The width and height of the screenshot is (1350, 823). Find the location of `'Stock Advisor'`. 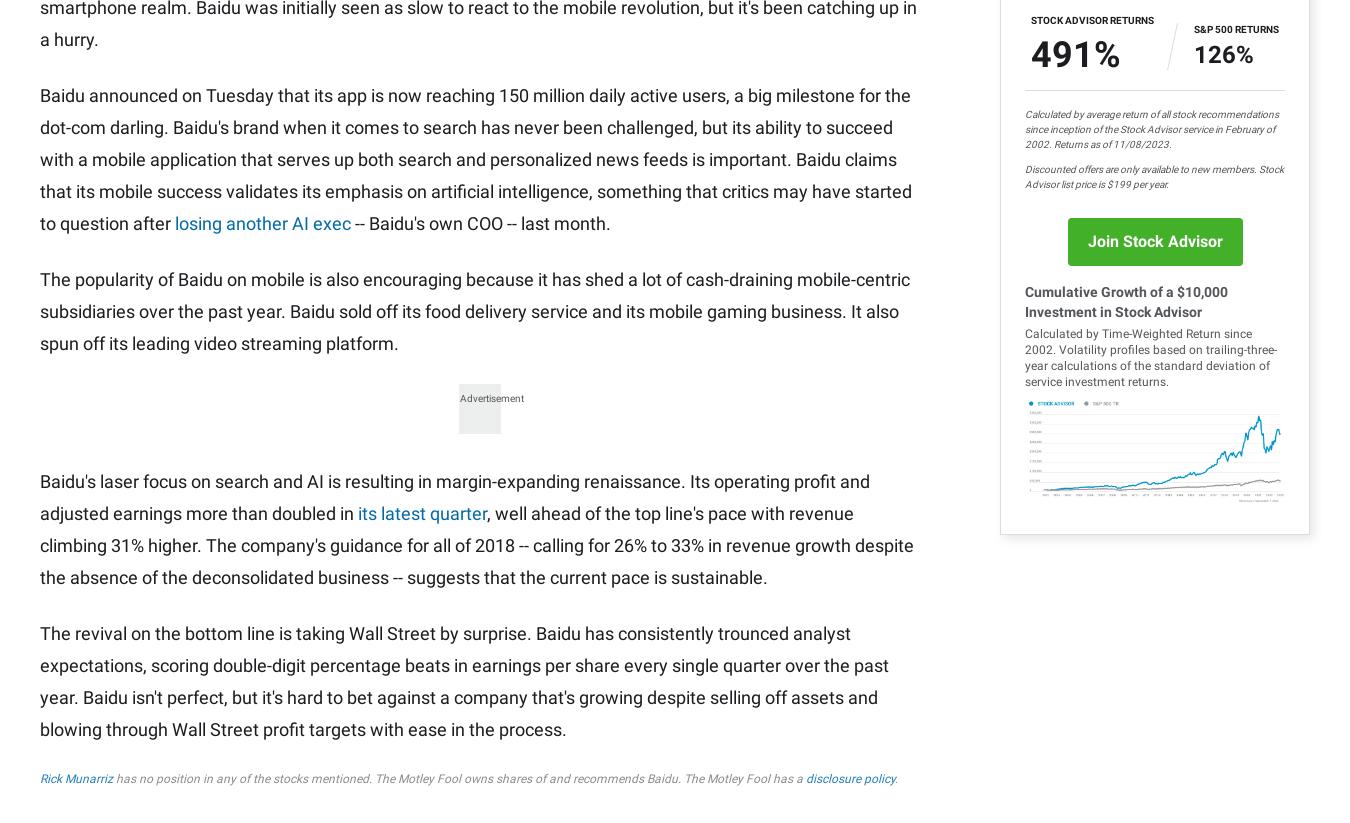

'Stock Advisor' is located at coordinates (617, 123).